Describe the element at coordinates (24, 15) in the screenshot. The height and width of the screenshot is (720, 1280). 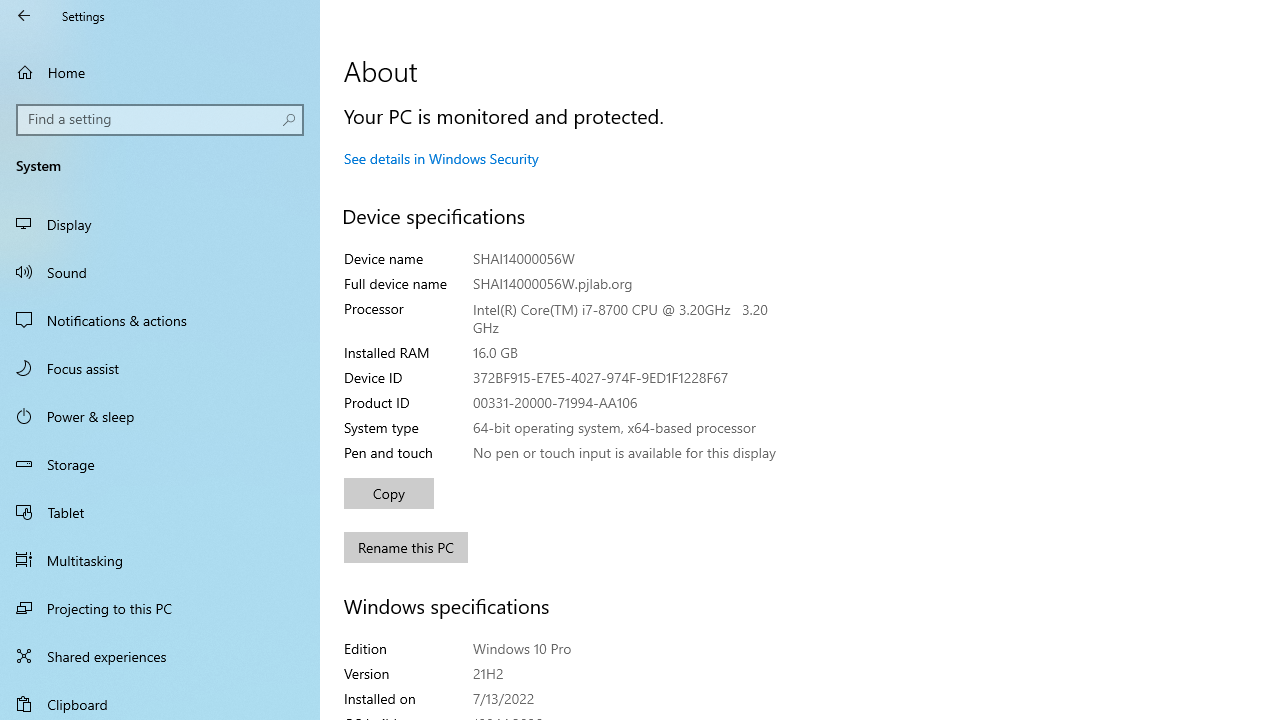
I see `'Back'` at that location.